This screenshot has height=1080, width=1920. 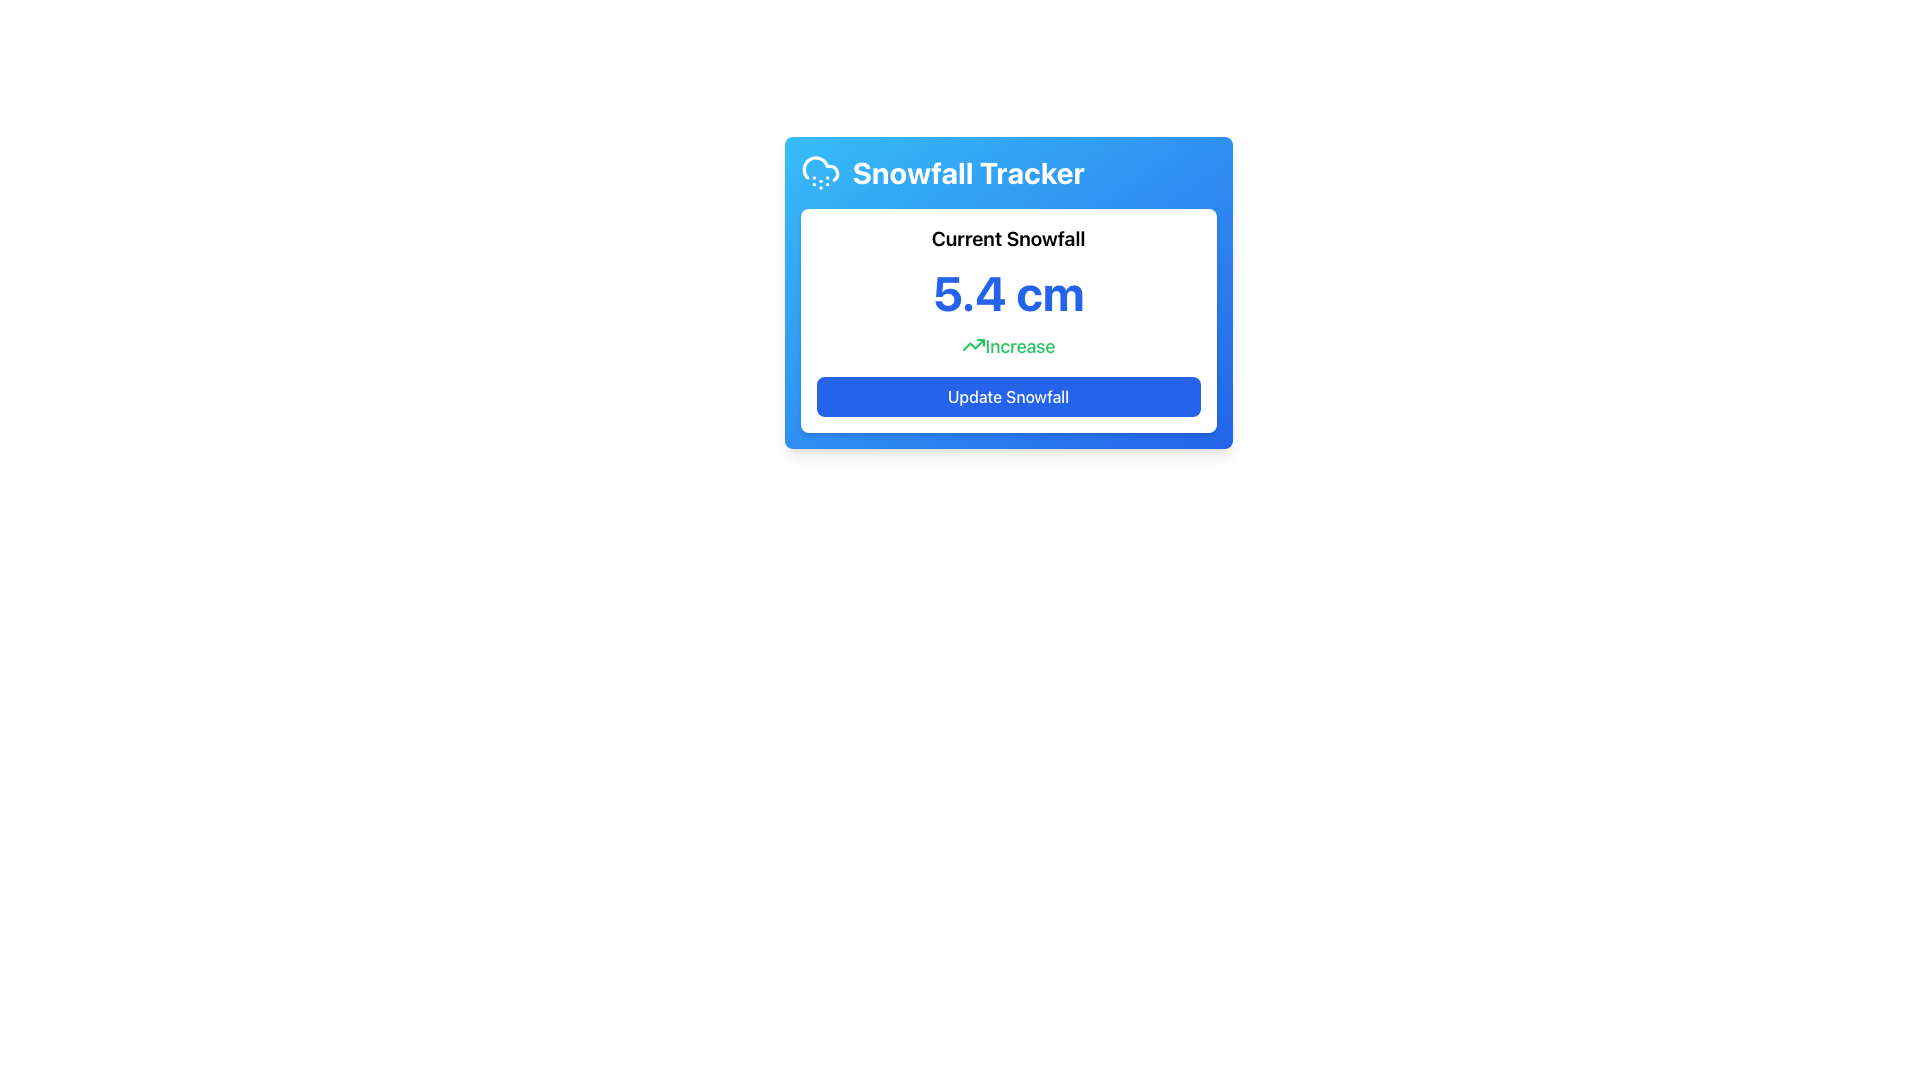 What do you see at coordinates (820, 168) in the screenshot?
I see `the cloud outline icon located at the upper-left corner of the 'Snowfall Tracker' card, adjacent to the text header` at bounding box center [820, 168].